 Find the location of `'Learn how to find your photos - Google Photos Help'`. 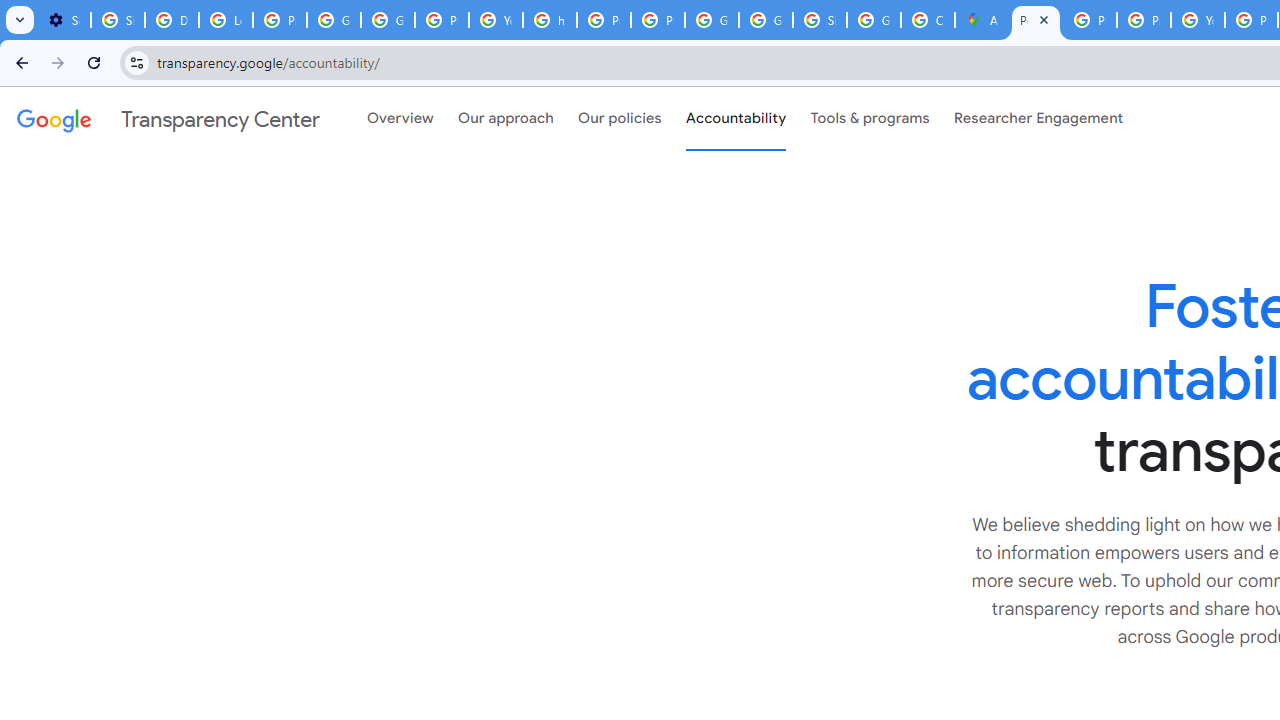

'Learn how to find your photos - Google Photos Help' is located at coordinates (225, 20).